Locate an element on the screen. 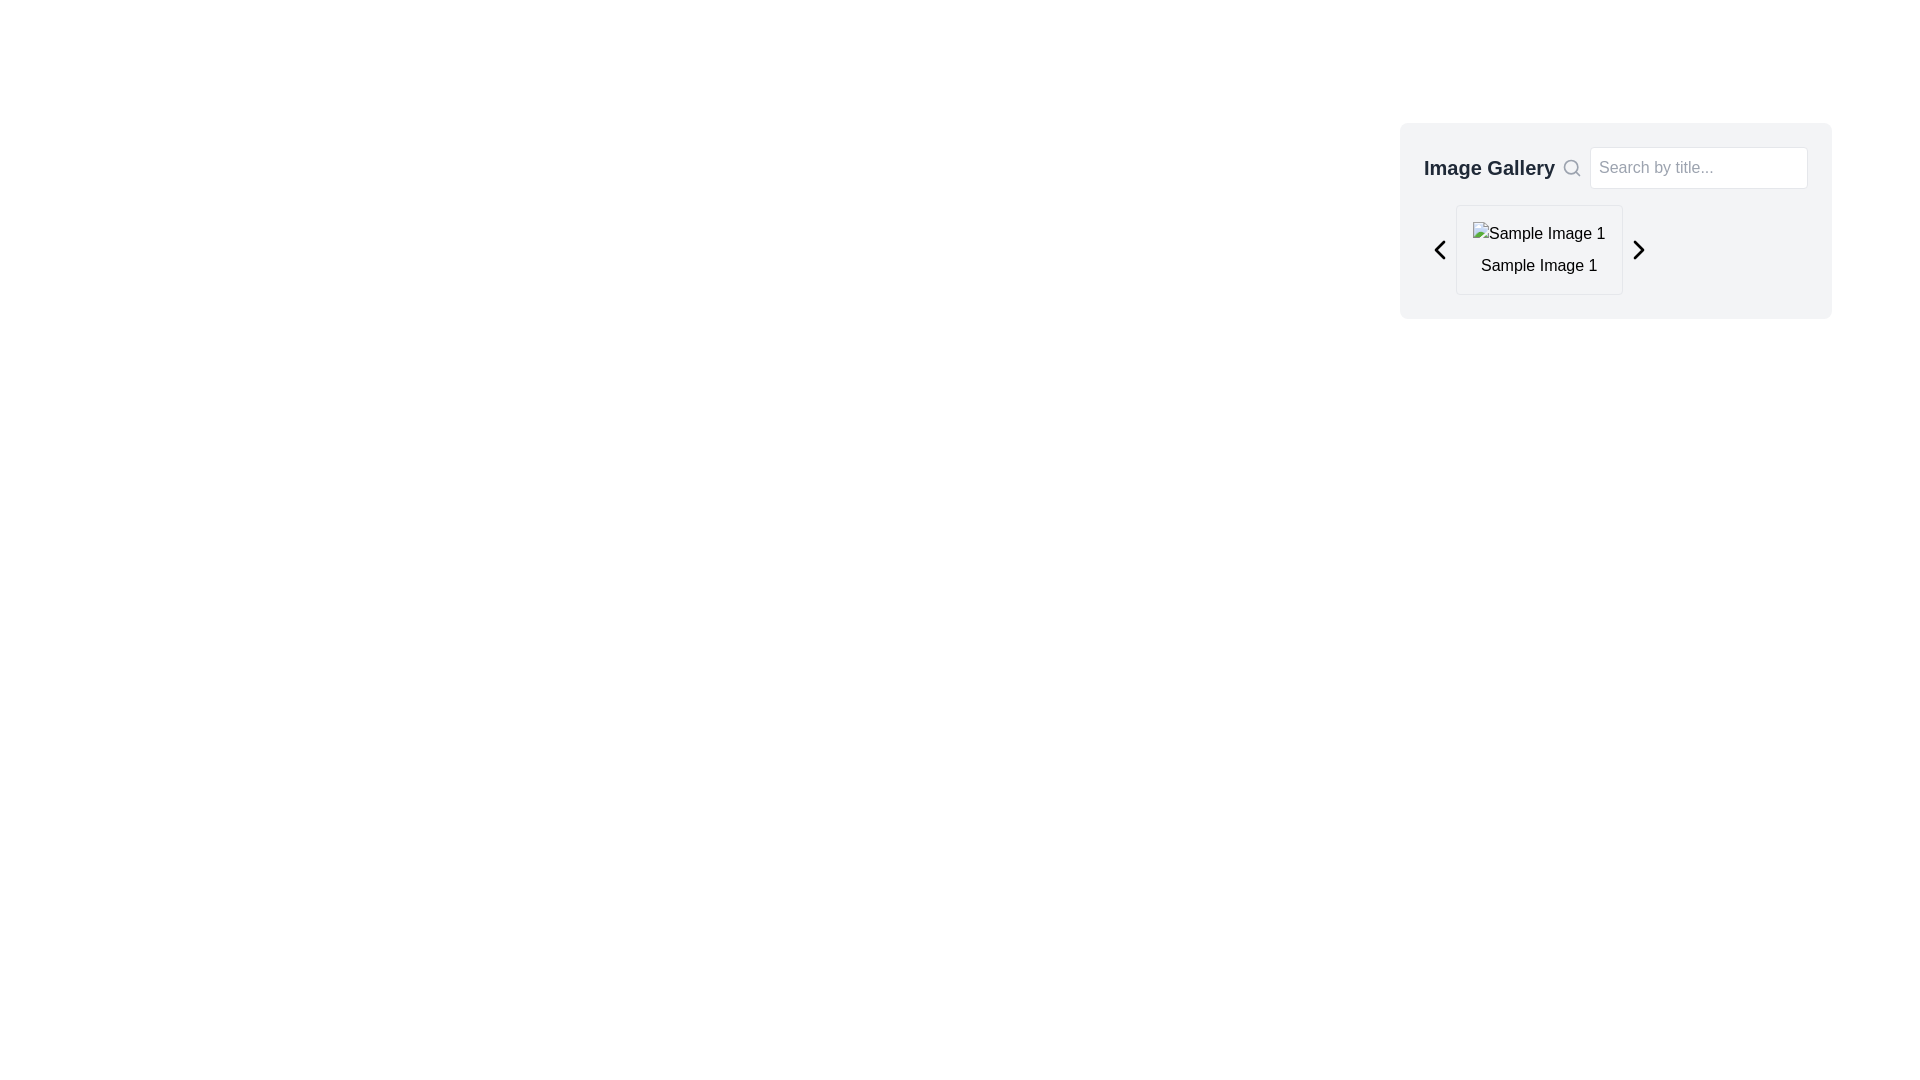 Image resolution: width=1920 pixels, height=1080 pixels. the 'Next' button, which is a chevron icon located at the far right of the image gallery interface is located at coordinates (1638, 249).